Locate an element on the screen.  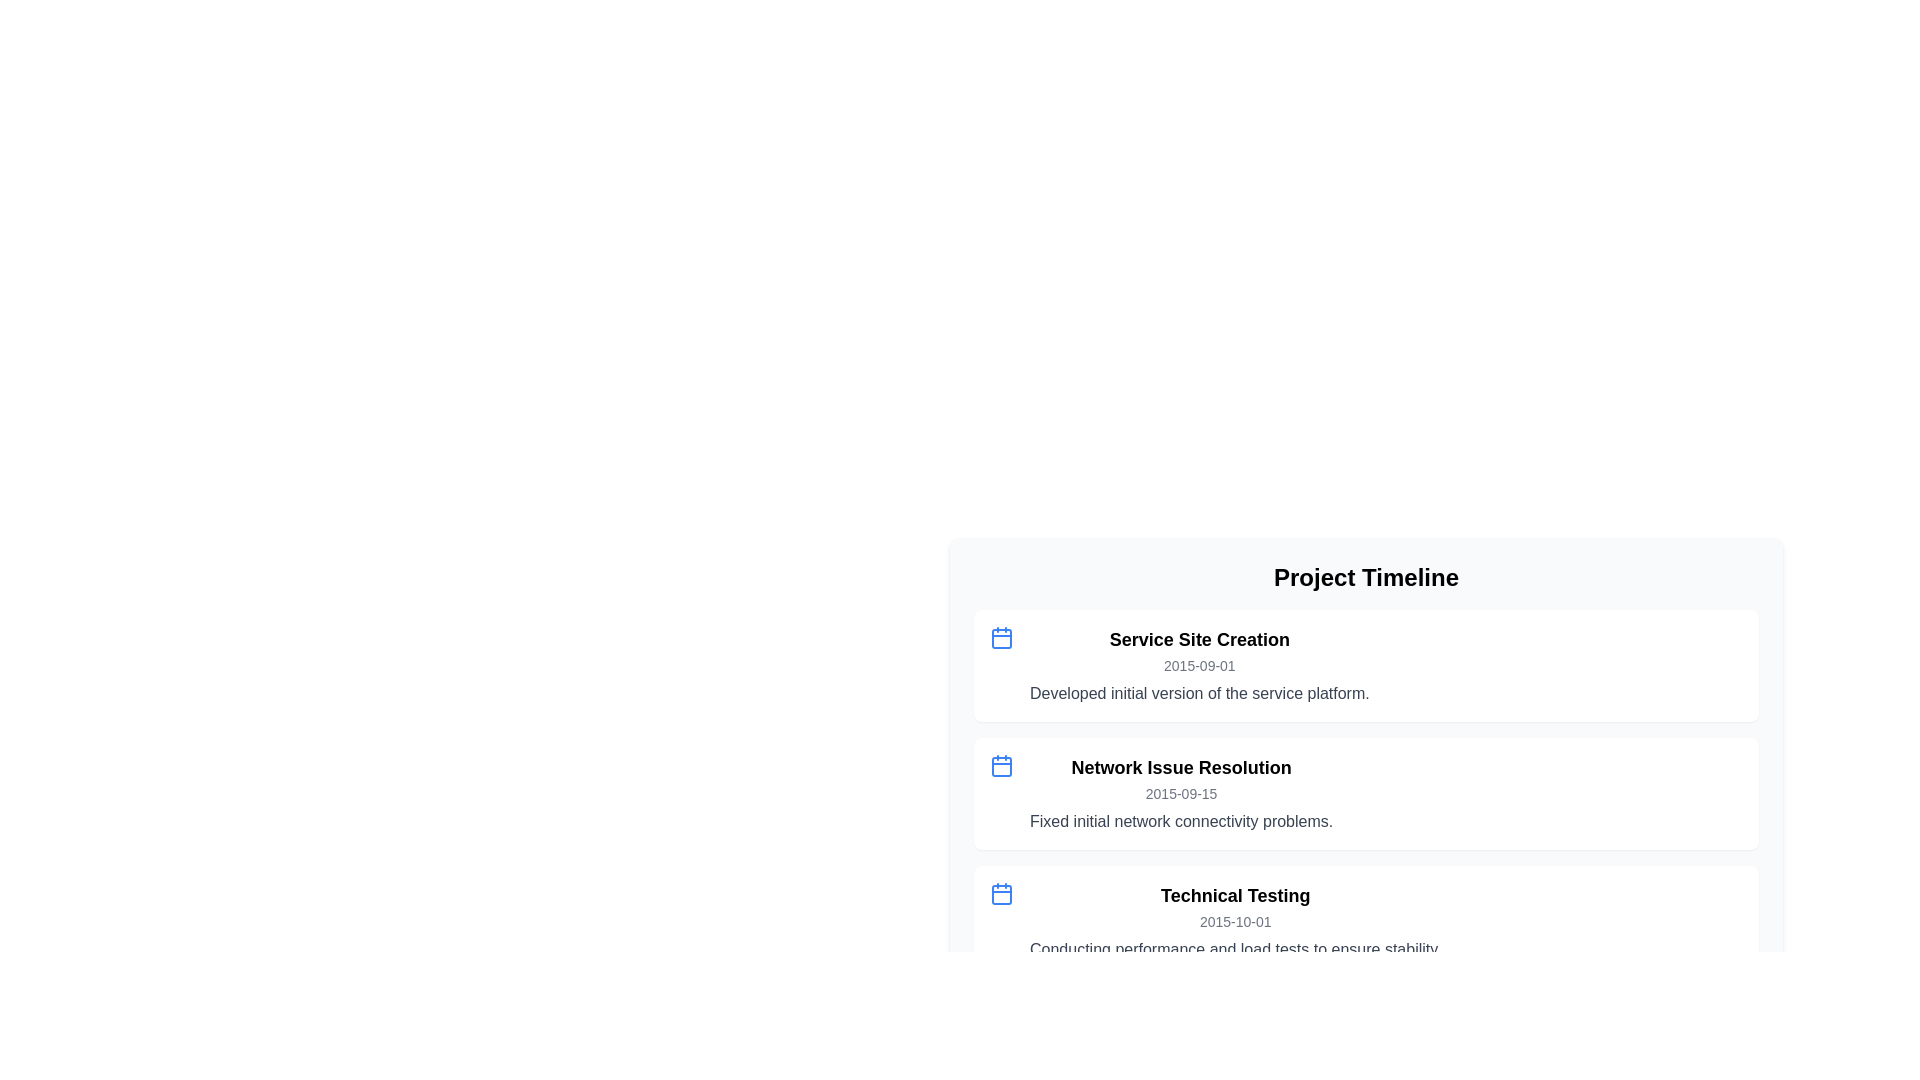
the icon indicating the date associated with the 'Technical Testing' event in the project timeline, located at the leftmost position of the third entry in a vertical list is located at coordinates (1002, 893).